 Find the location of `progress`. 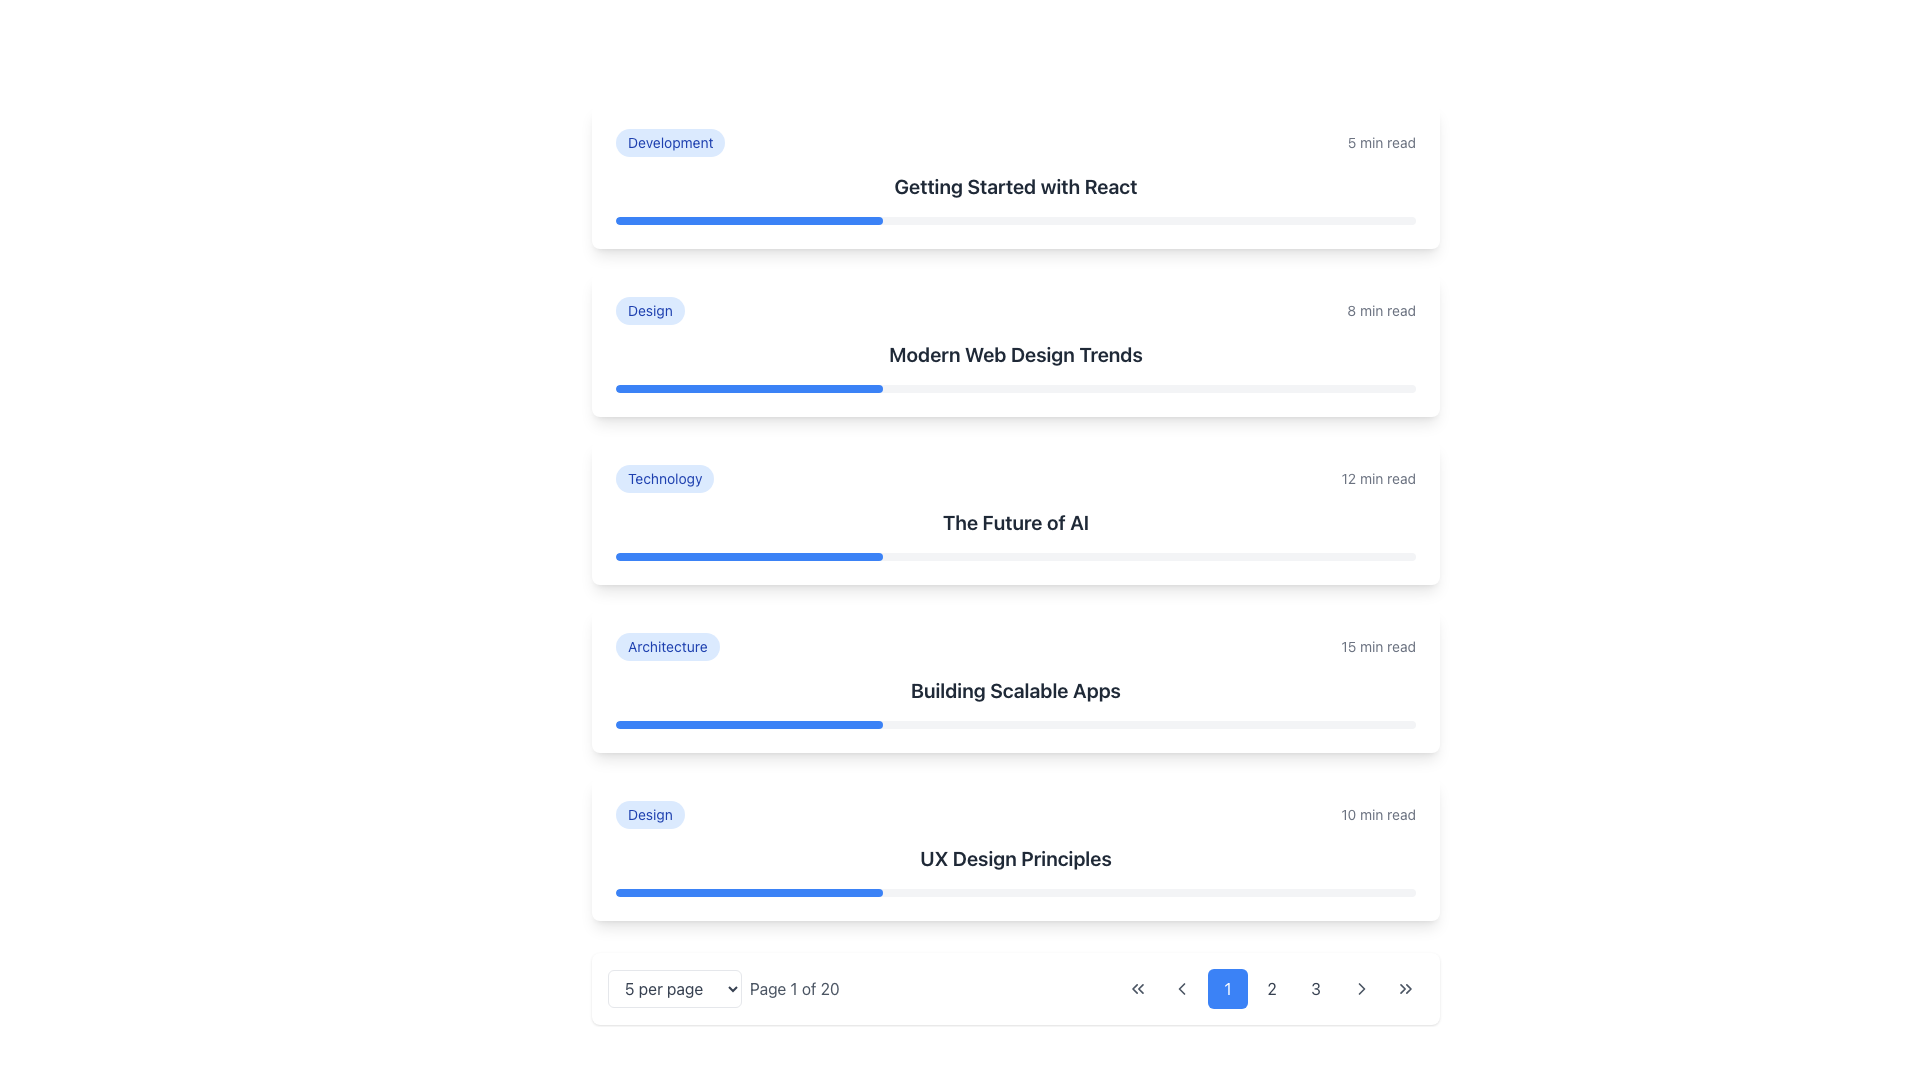

progress is located at coordinates (1255, 389).